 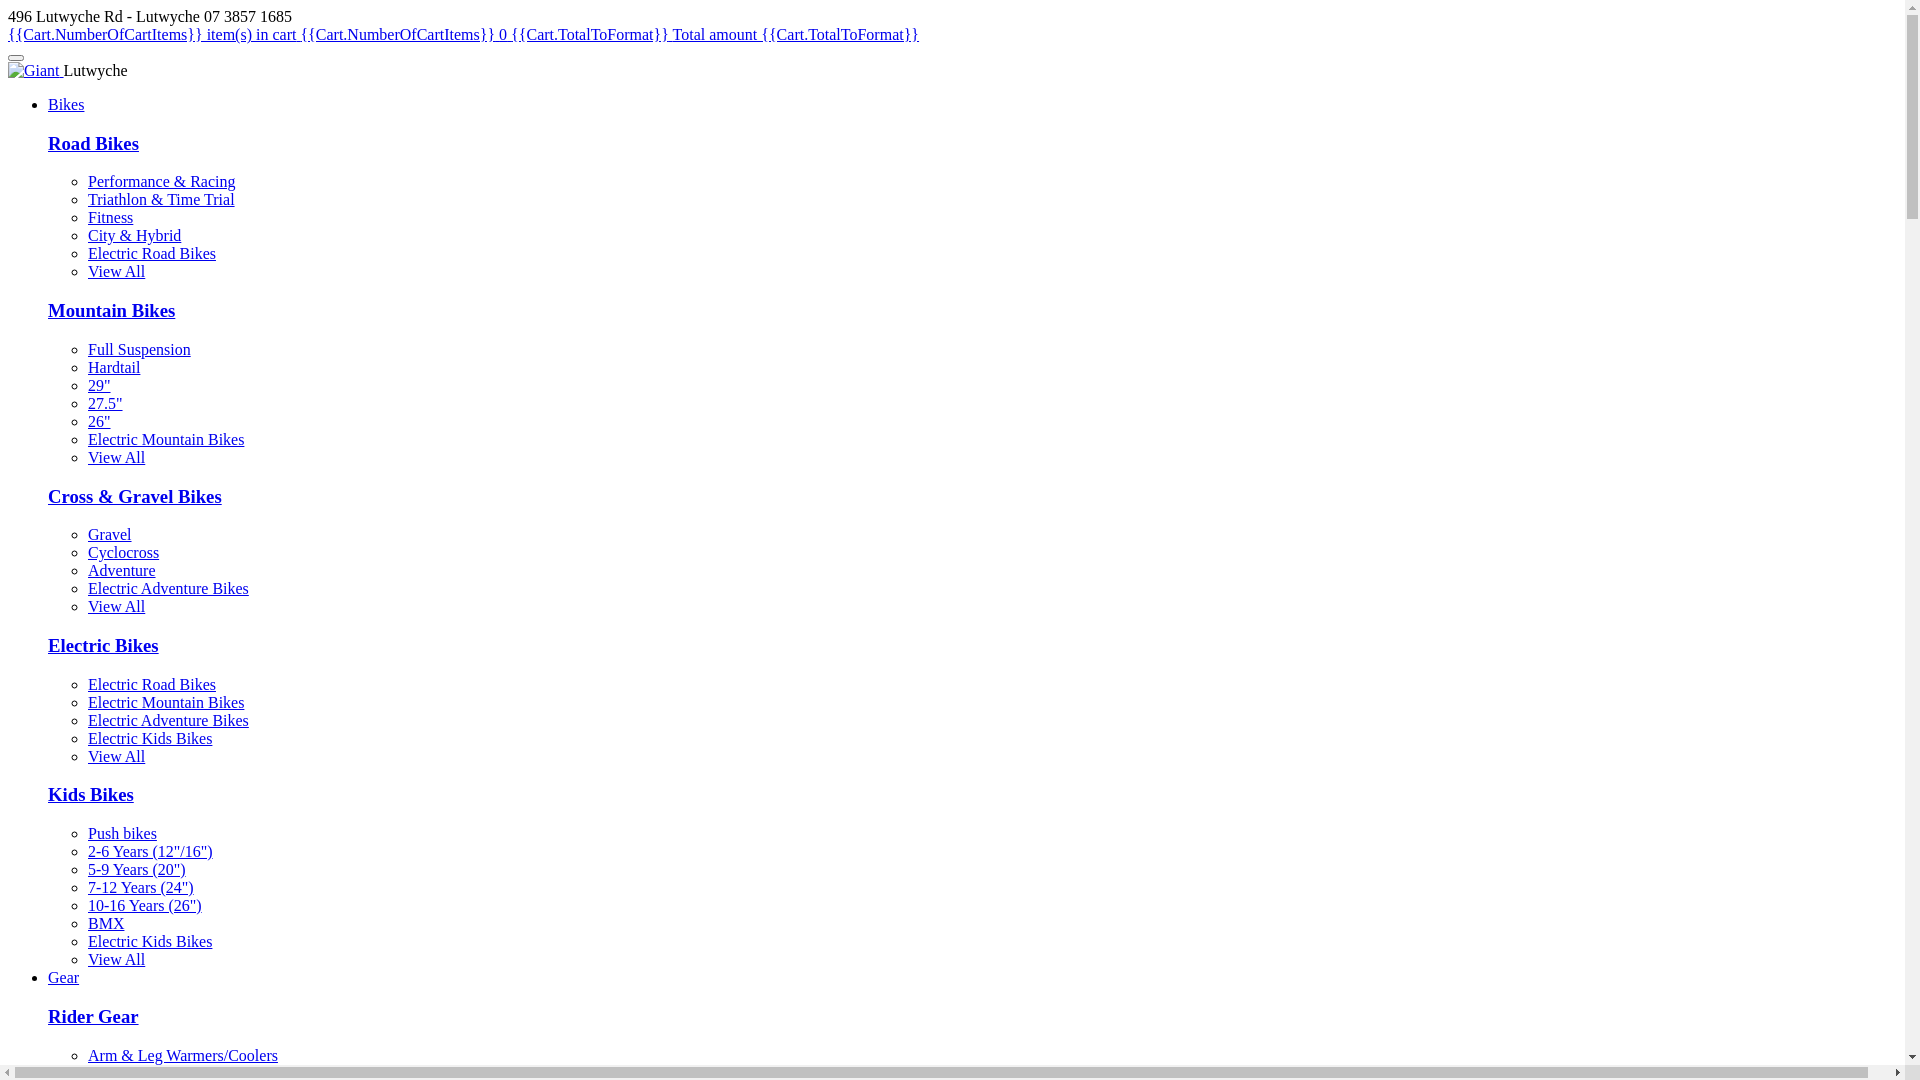 I want to click on 'Full Suspension', so click(x=138, y=348).